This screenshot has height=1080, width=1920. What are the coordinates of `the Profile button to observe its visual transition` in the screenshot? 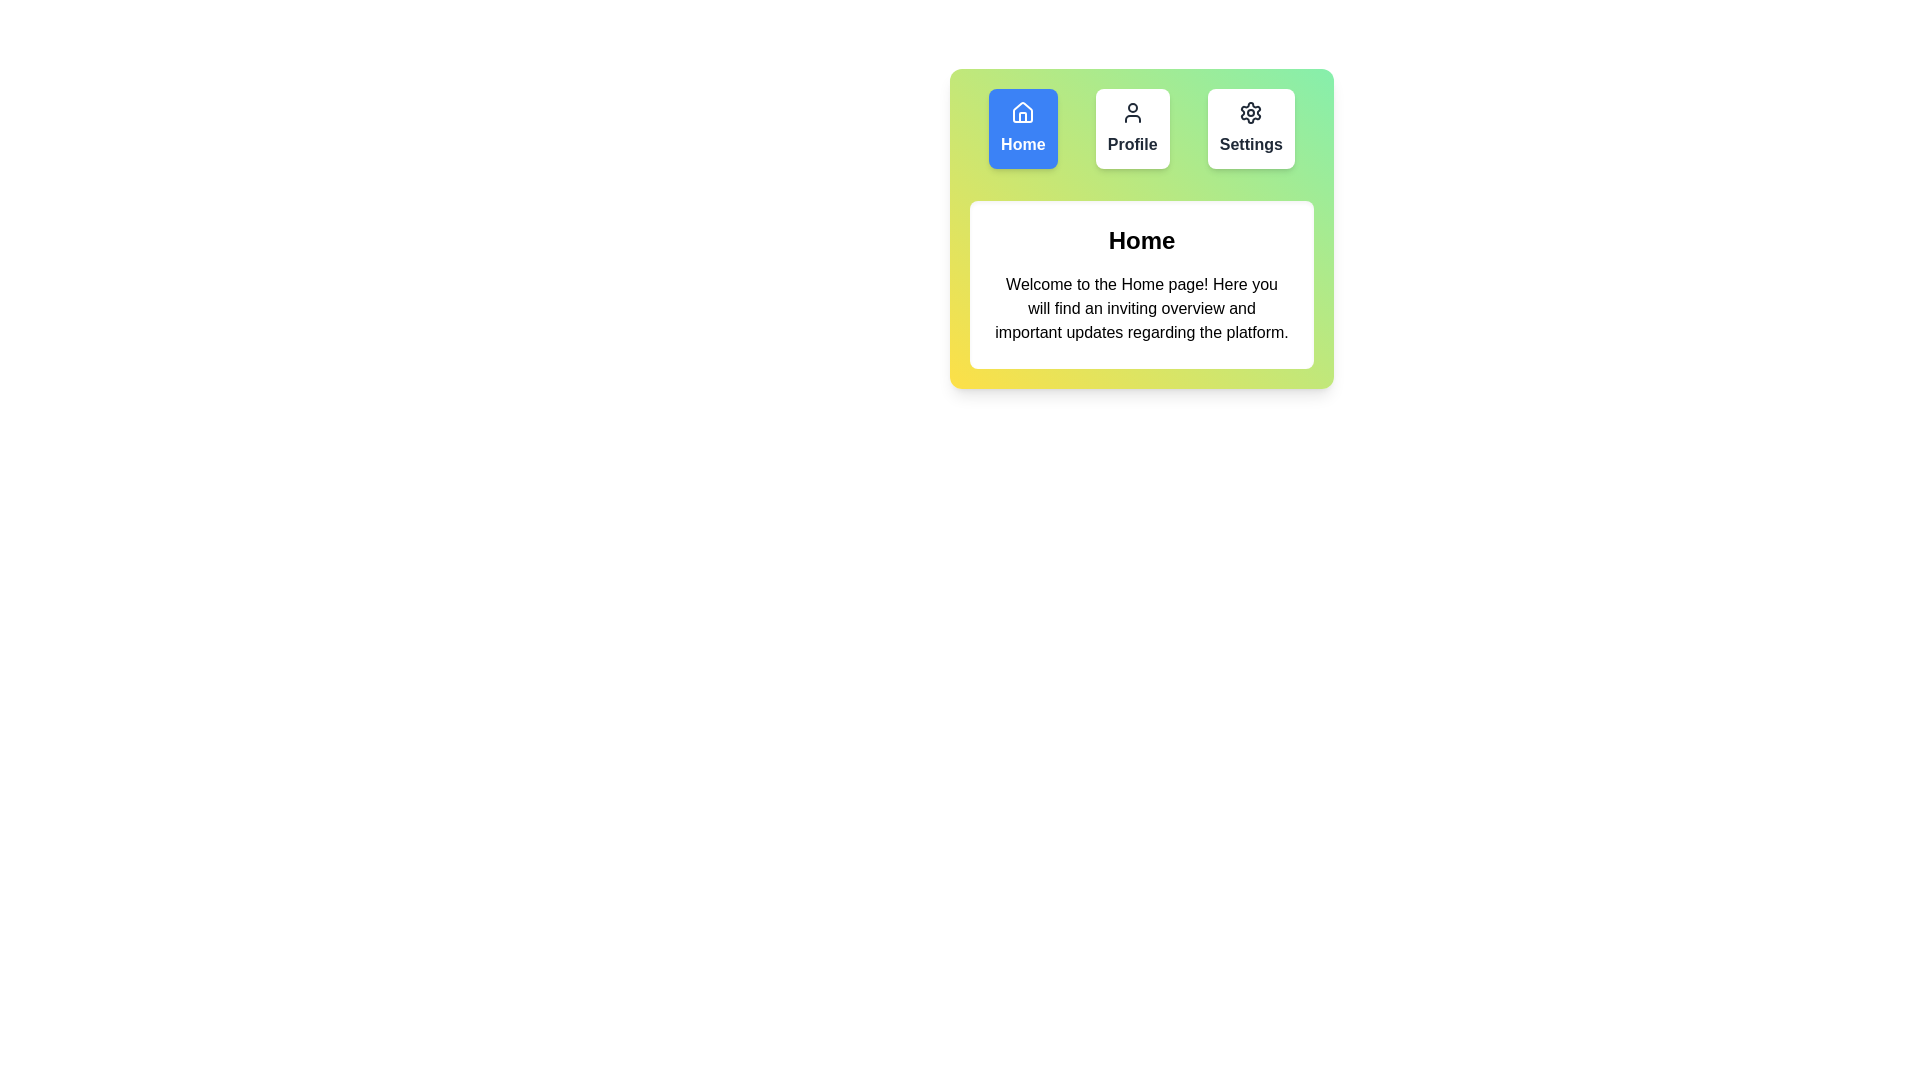 It's located at (1132, 128).